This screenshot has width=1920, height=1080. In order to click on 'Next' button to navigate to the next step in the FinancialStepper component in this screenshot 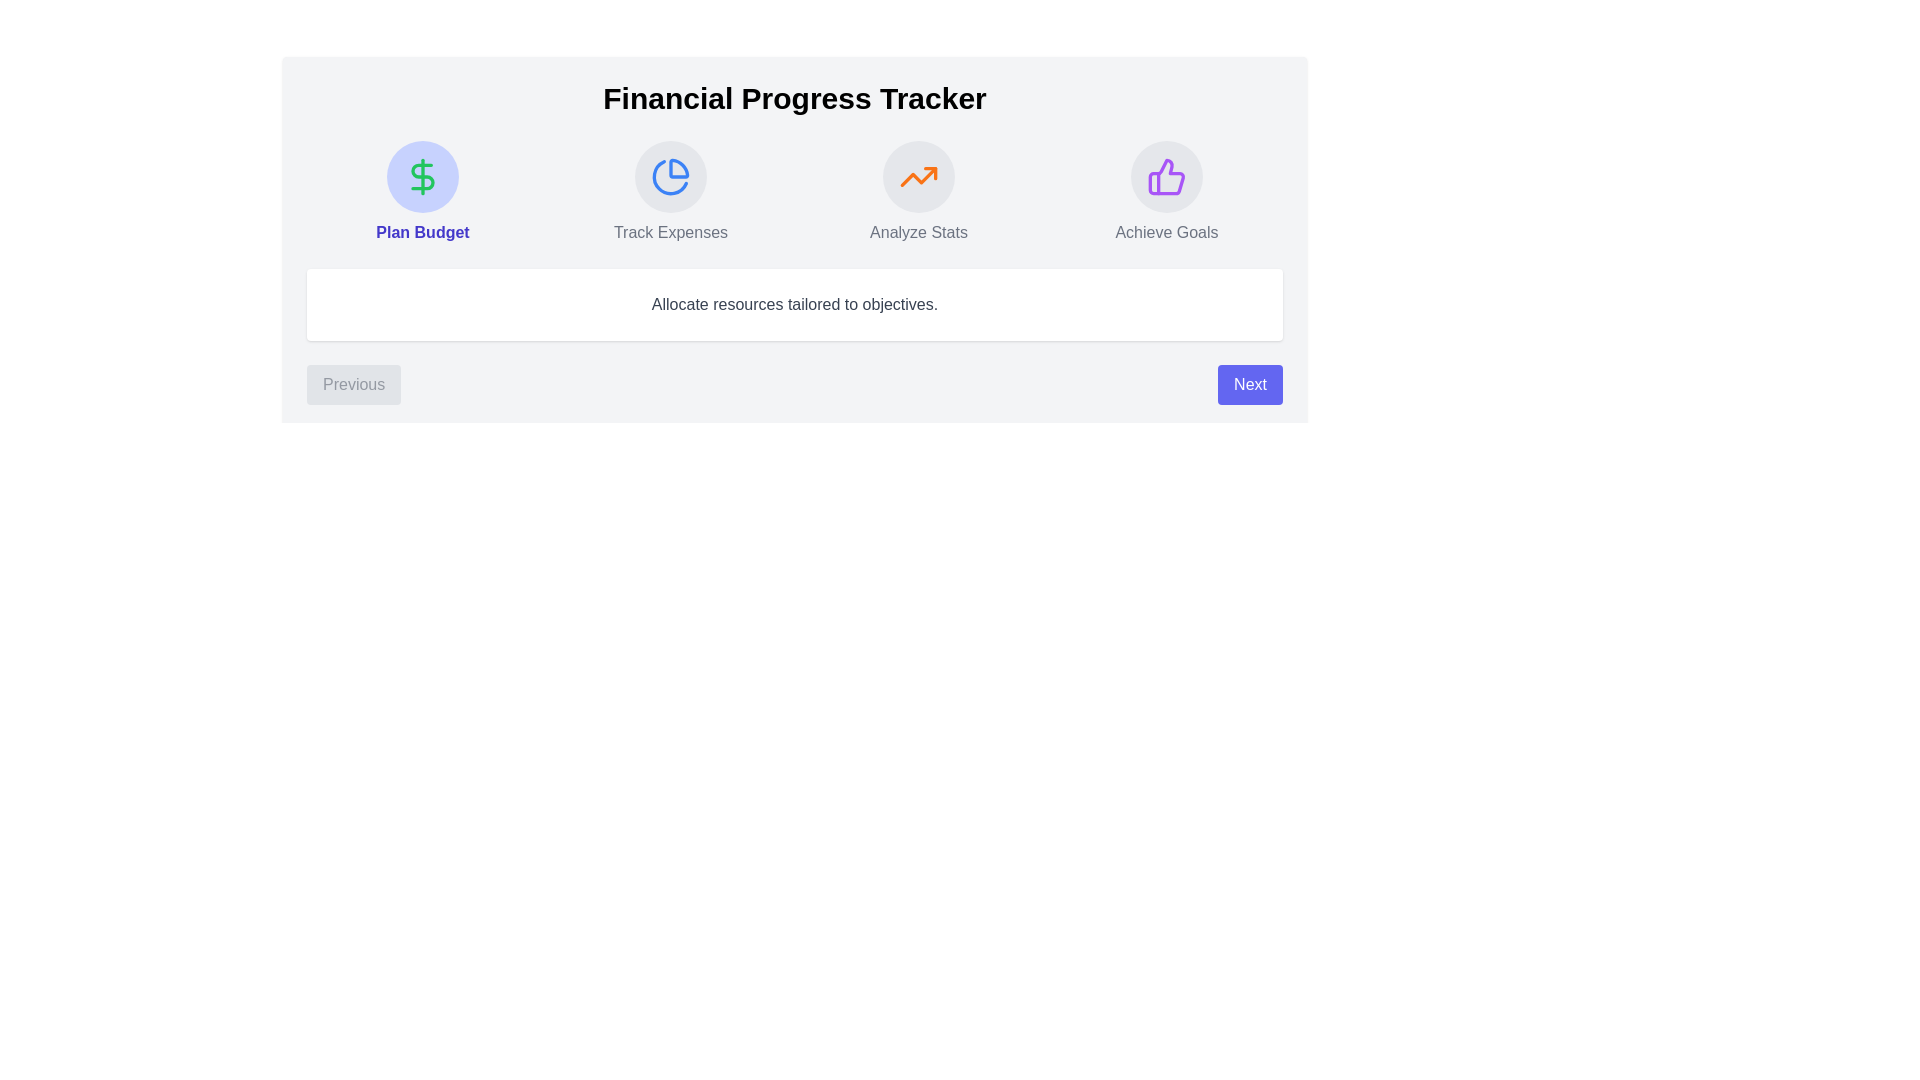, I will do `click(1249, 385)`.